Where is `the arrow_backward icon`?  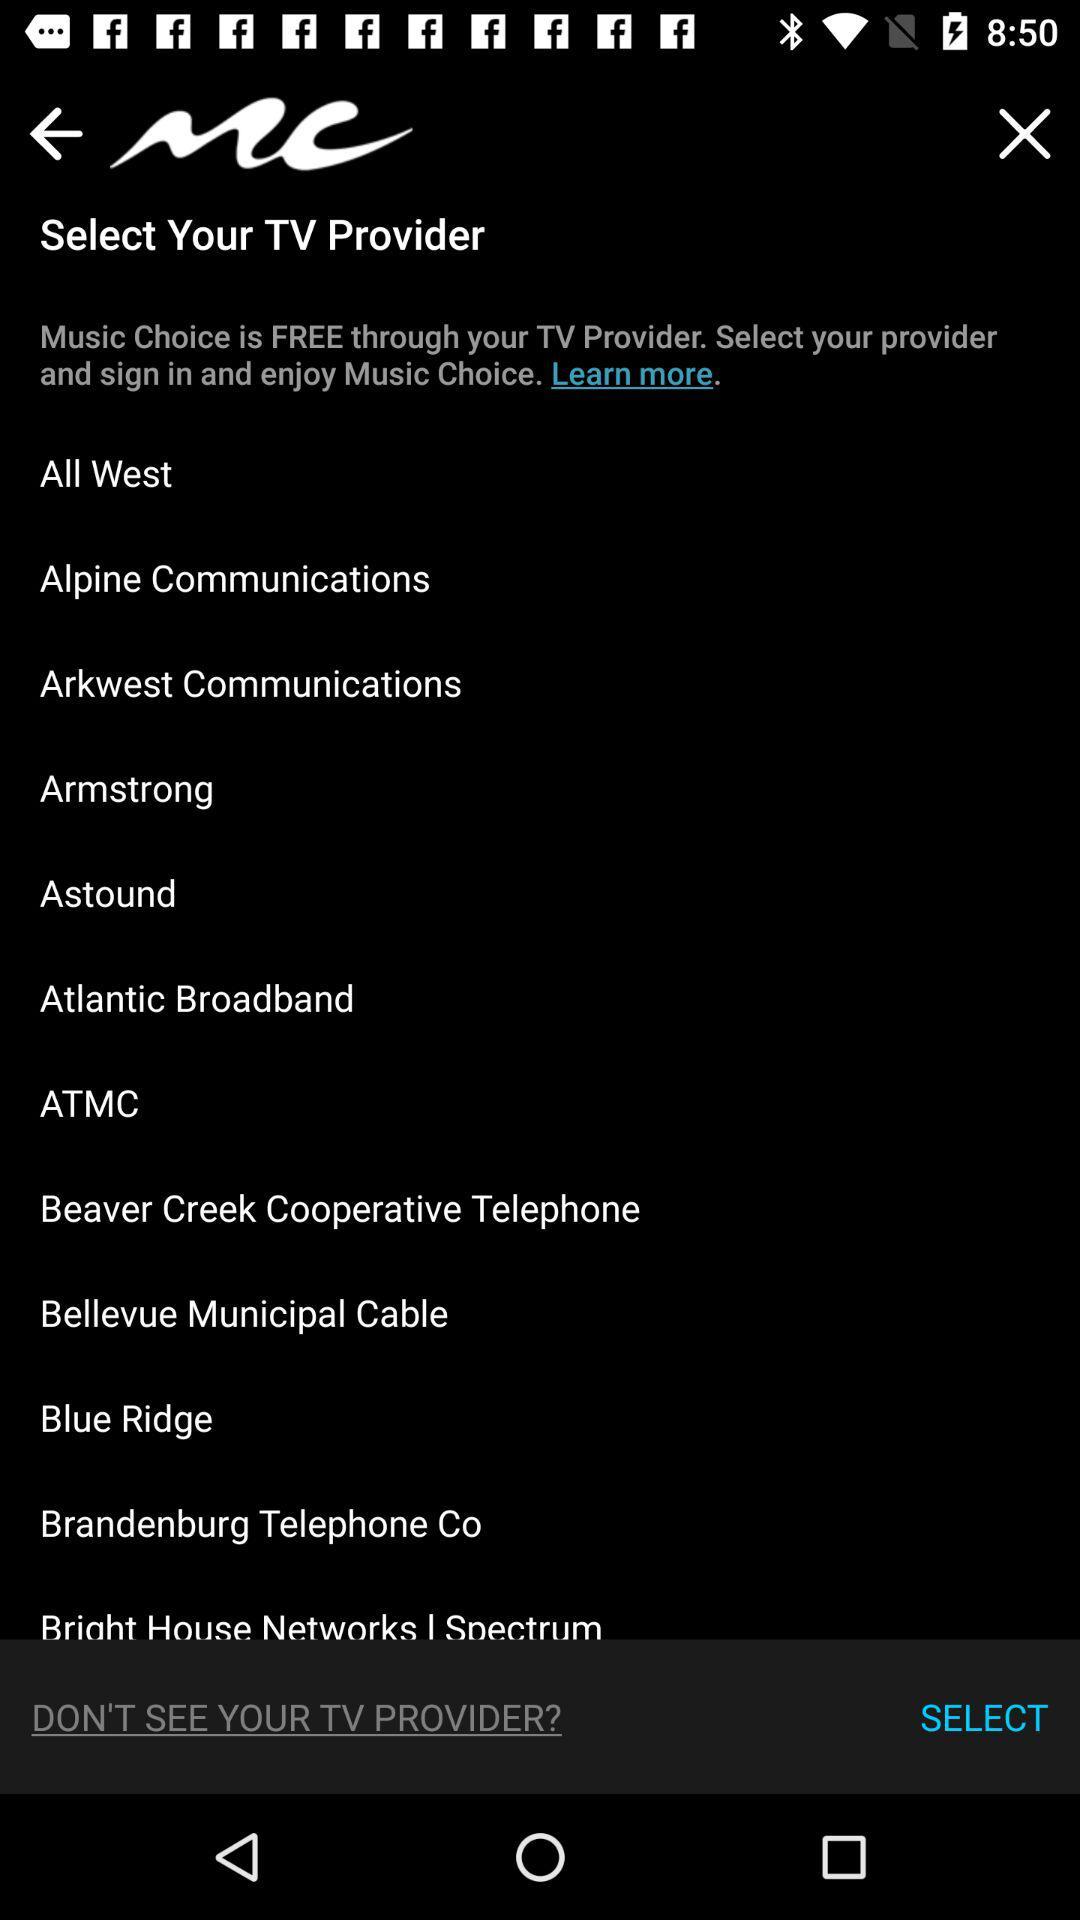
the arrow_backward icon is located at coordinates (54, 132).